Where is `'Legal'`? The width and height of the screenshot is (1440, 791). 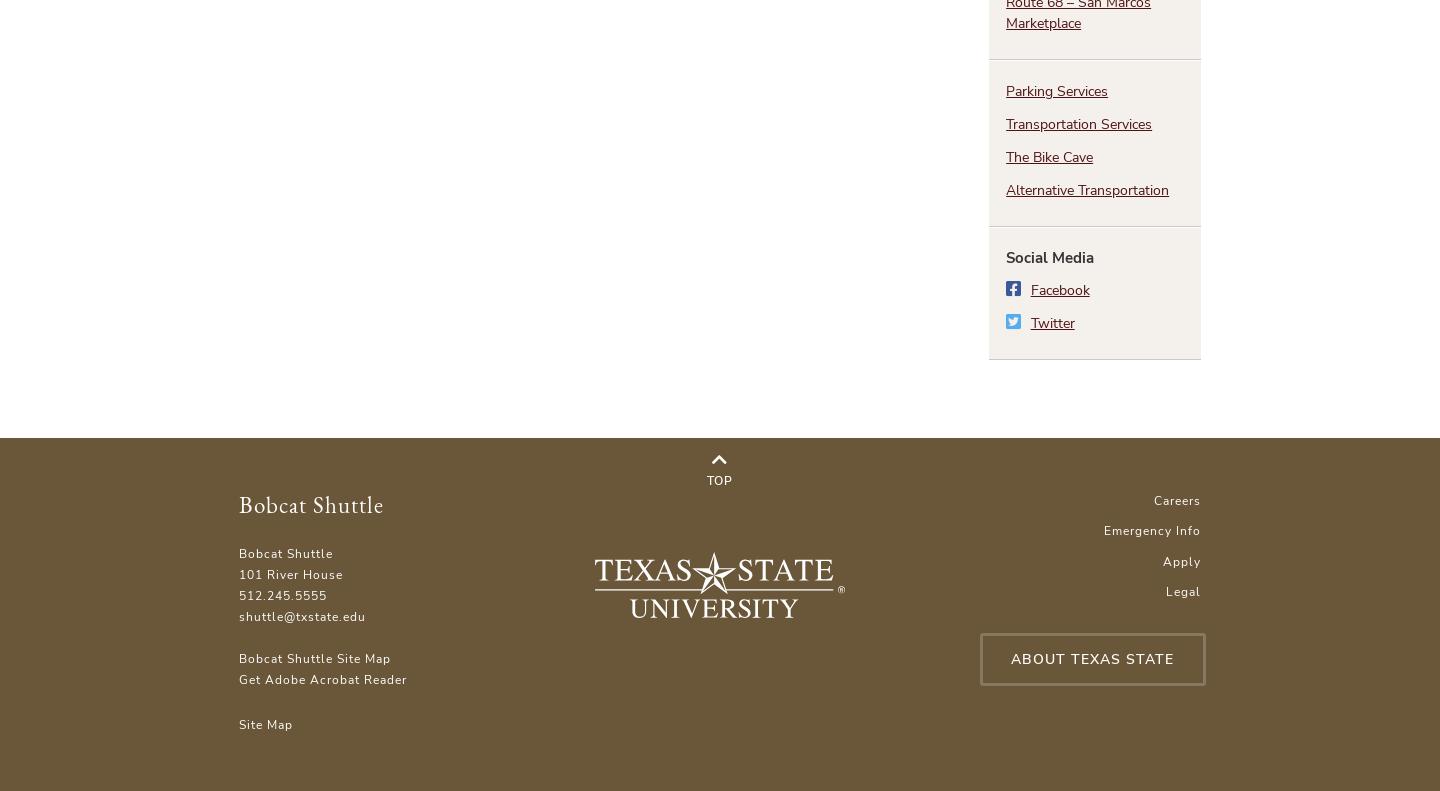 'Legal' is located at coordinates (1164, 589).